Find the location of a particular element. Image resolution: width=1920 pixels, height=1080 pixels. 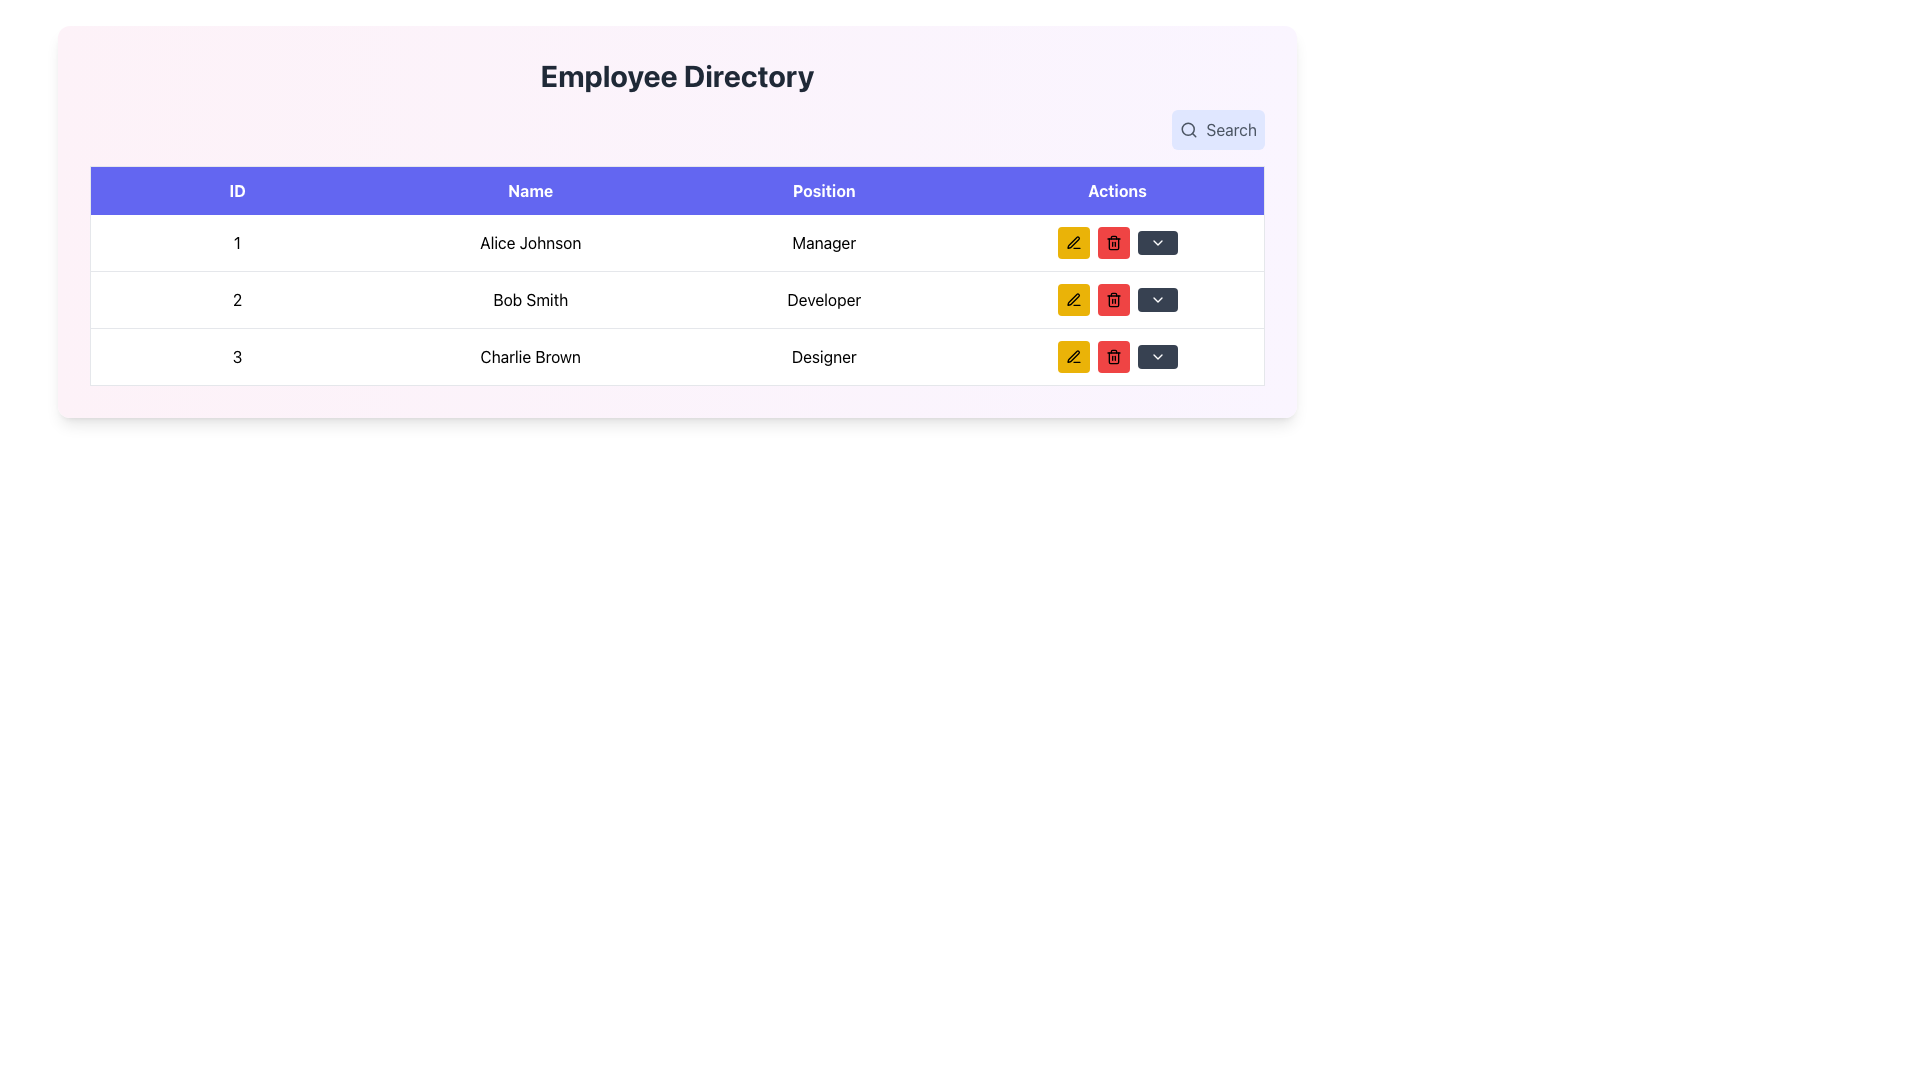

text label displaying 'Developer' located in the 'Position' column of the second row in the tabular layout, aligned with 'Bob Smith' in the 'Name' column is located at coordinates (824, 300).